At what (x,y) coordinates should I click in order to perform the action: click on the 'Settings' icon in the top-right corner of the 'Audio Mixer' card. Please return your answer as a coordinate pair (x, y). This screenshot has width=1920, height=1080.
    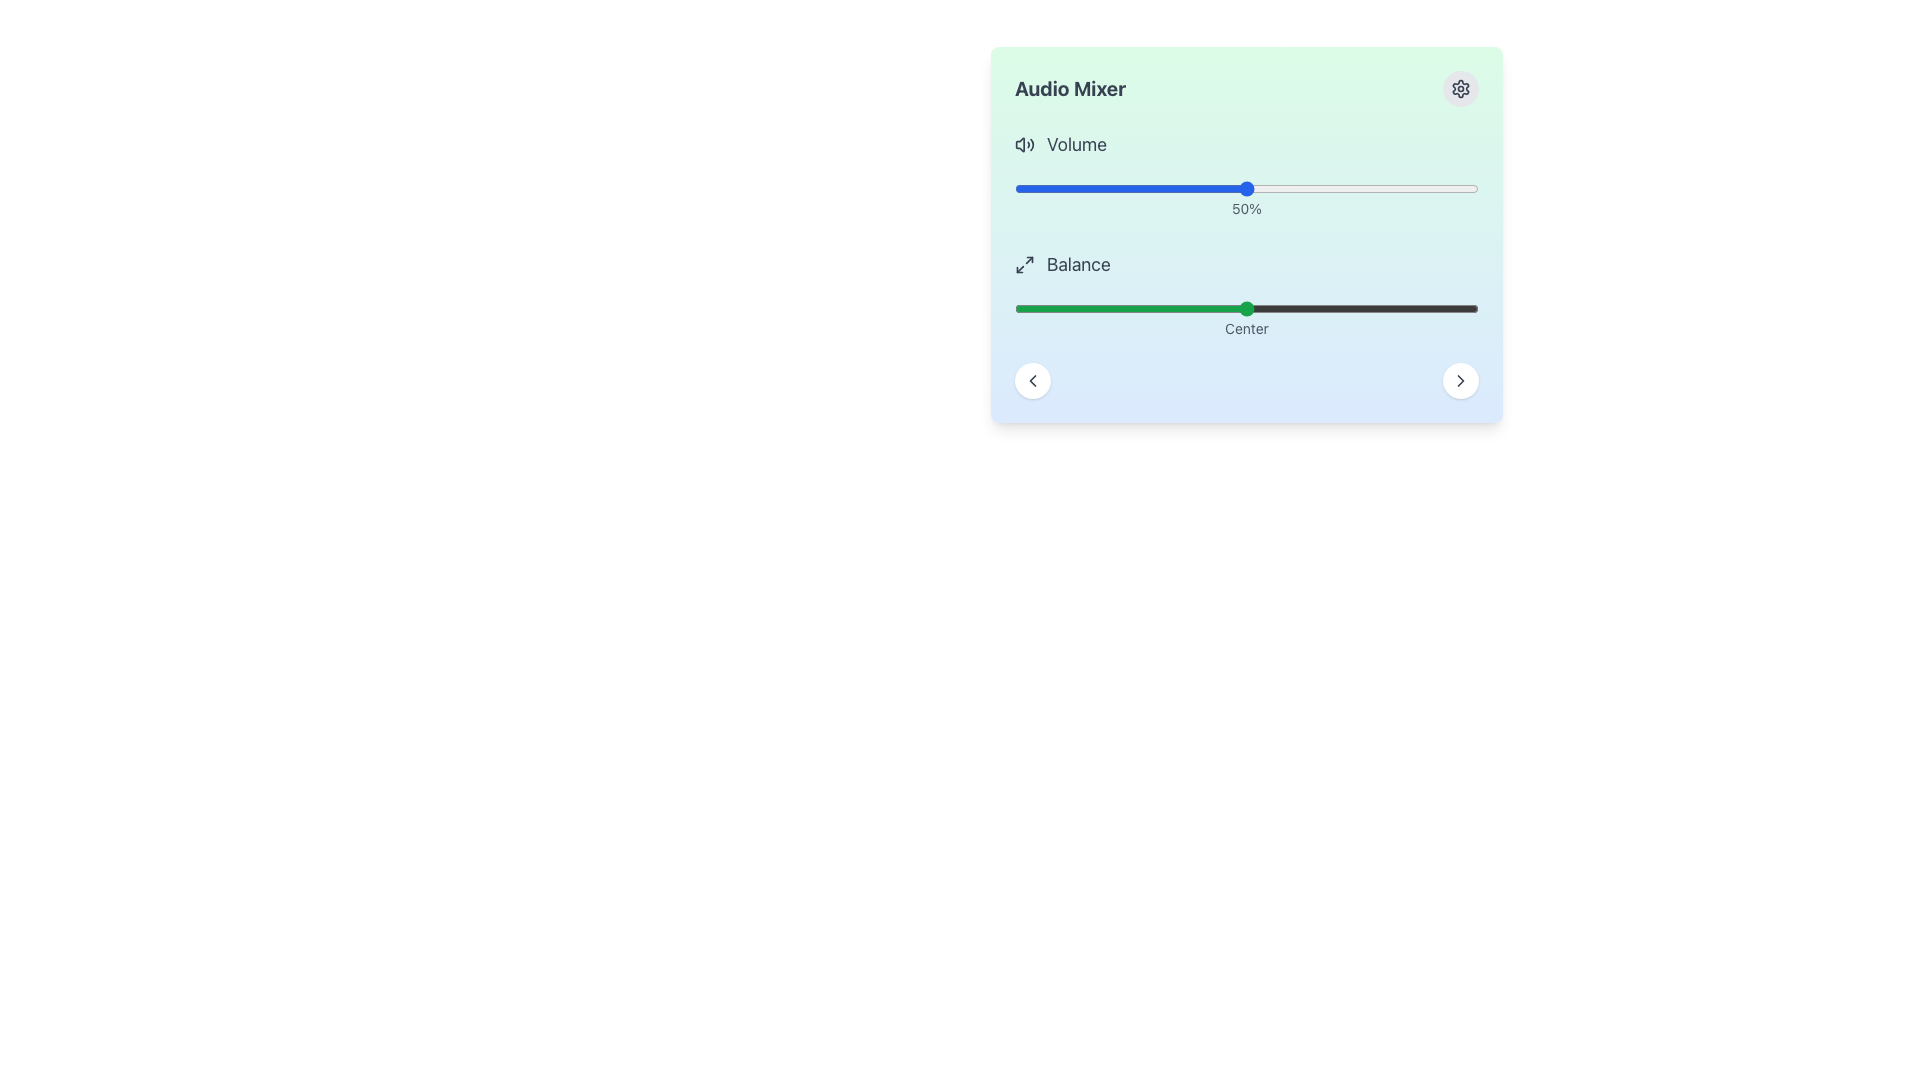
    Looking at the image, I should click on (1460, 87).